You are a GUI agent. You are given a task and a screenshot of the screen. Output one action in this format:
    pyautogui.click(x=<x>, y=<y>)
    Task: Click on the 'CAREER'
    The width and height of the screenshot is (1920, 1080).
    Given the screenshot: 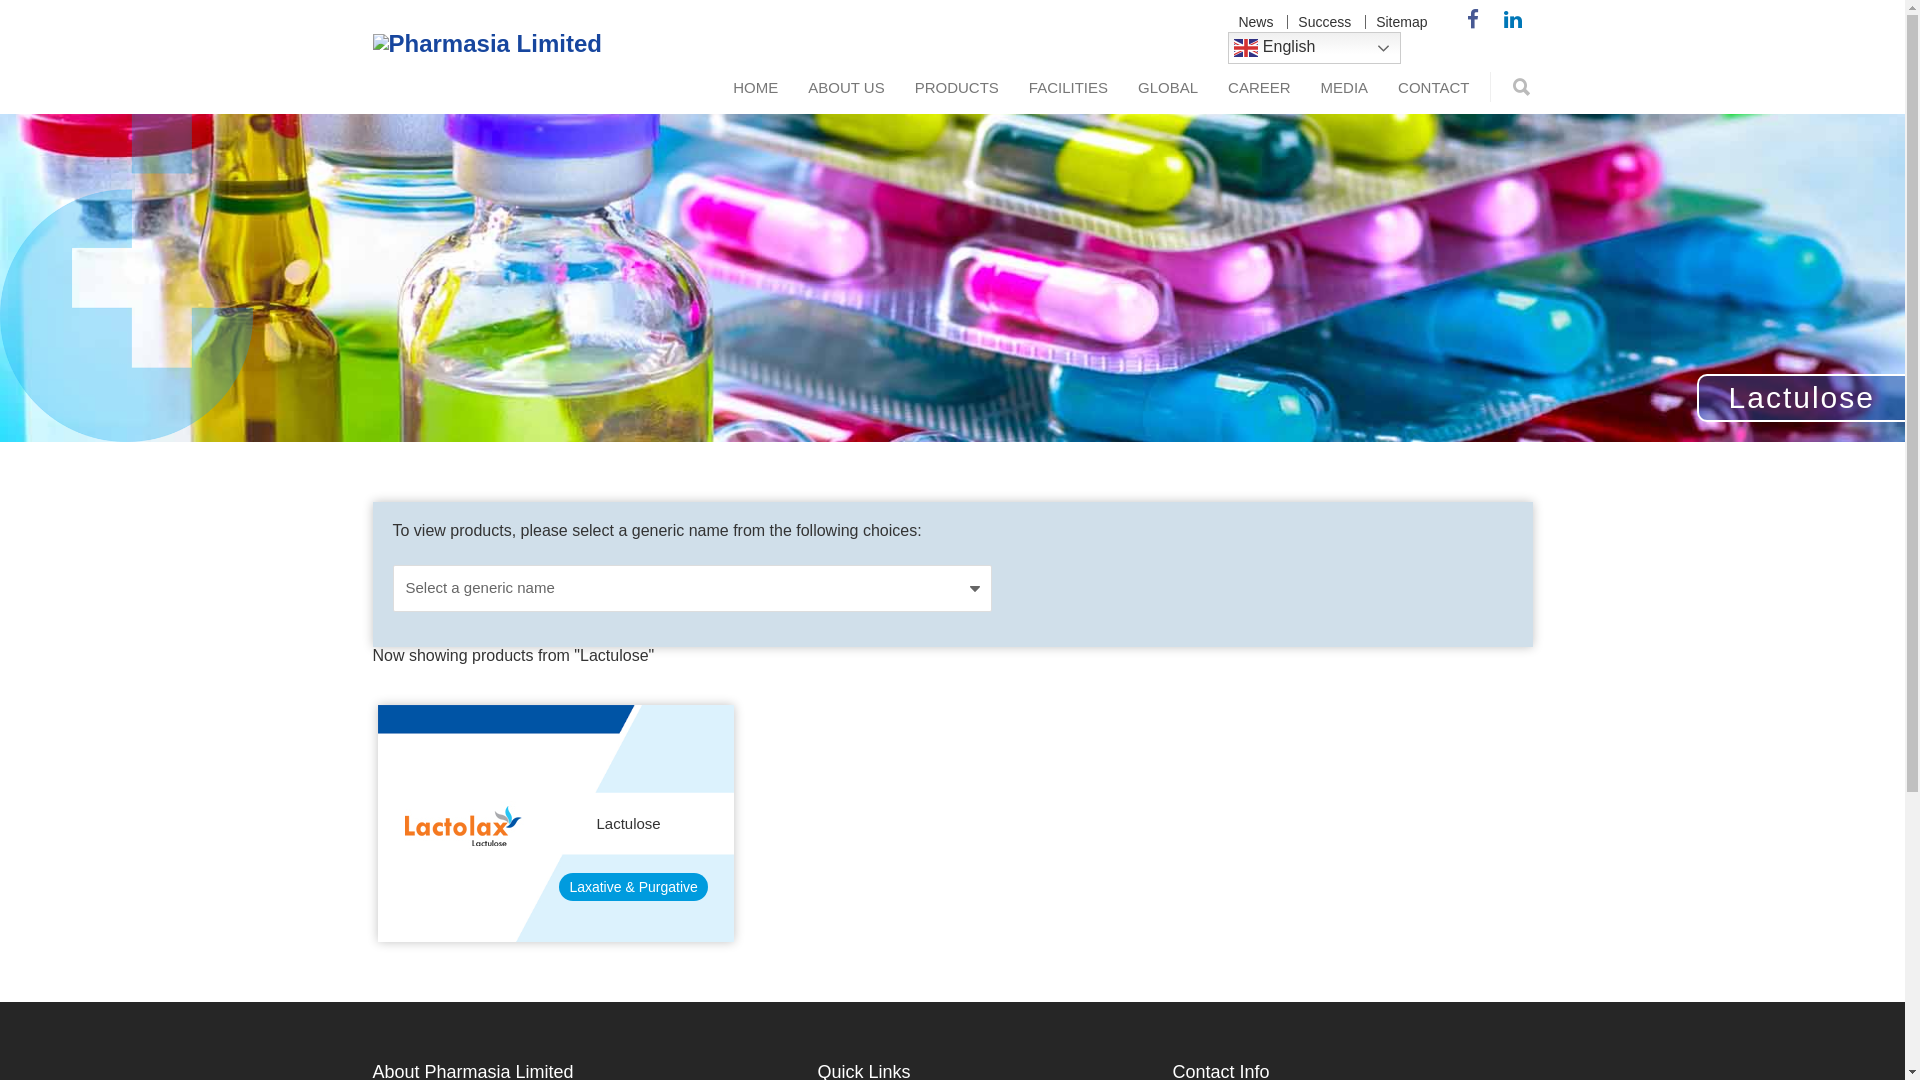 What is the action you would take?
    pyautogui.click(x=1258, y=86)
    